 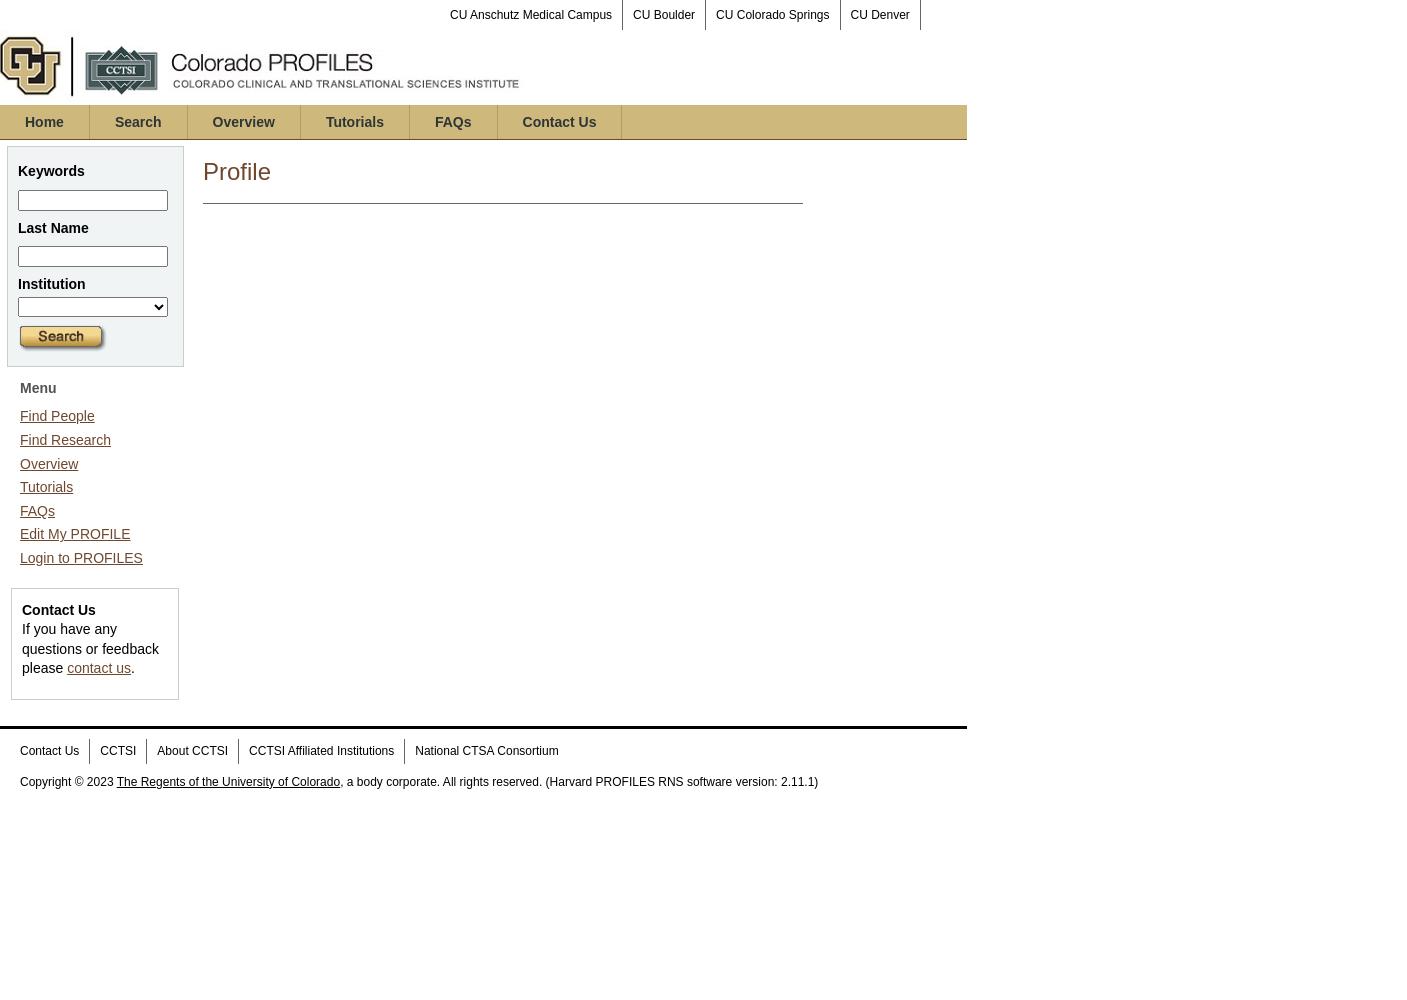 I want to click on 'The Regents of the University
                            of Colorado', so click(x=226, y=781).